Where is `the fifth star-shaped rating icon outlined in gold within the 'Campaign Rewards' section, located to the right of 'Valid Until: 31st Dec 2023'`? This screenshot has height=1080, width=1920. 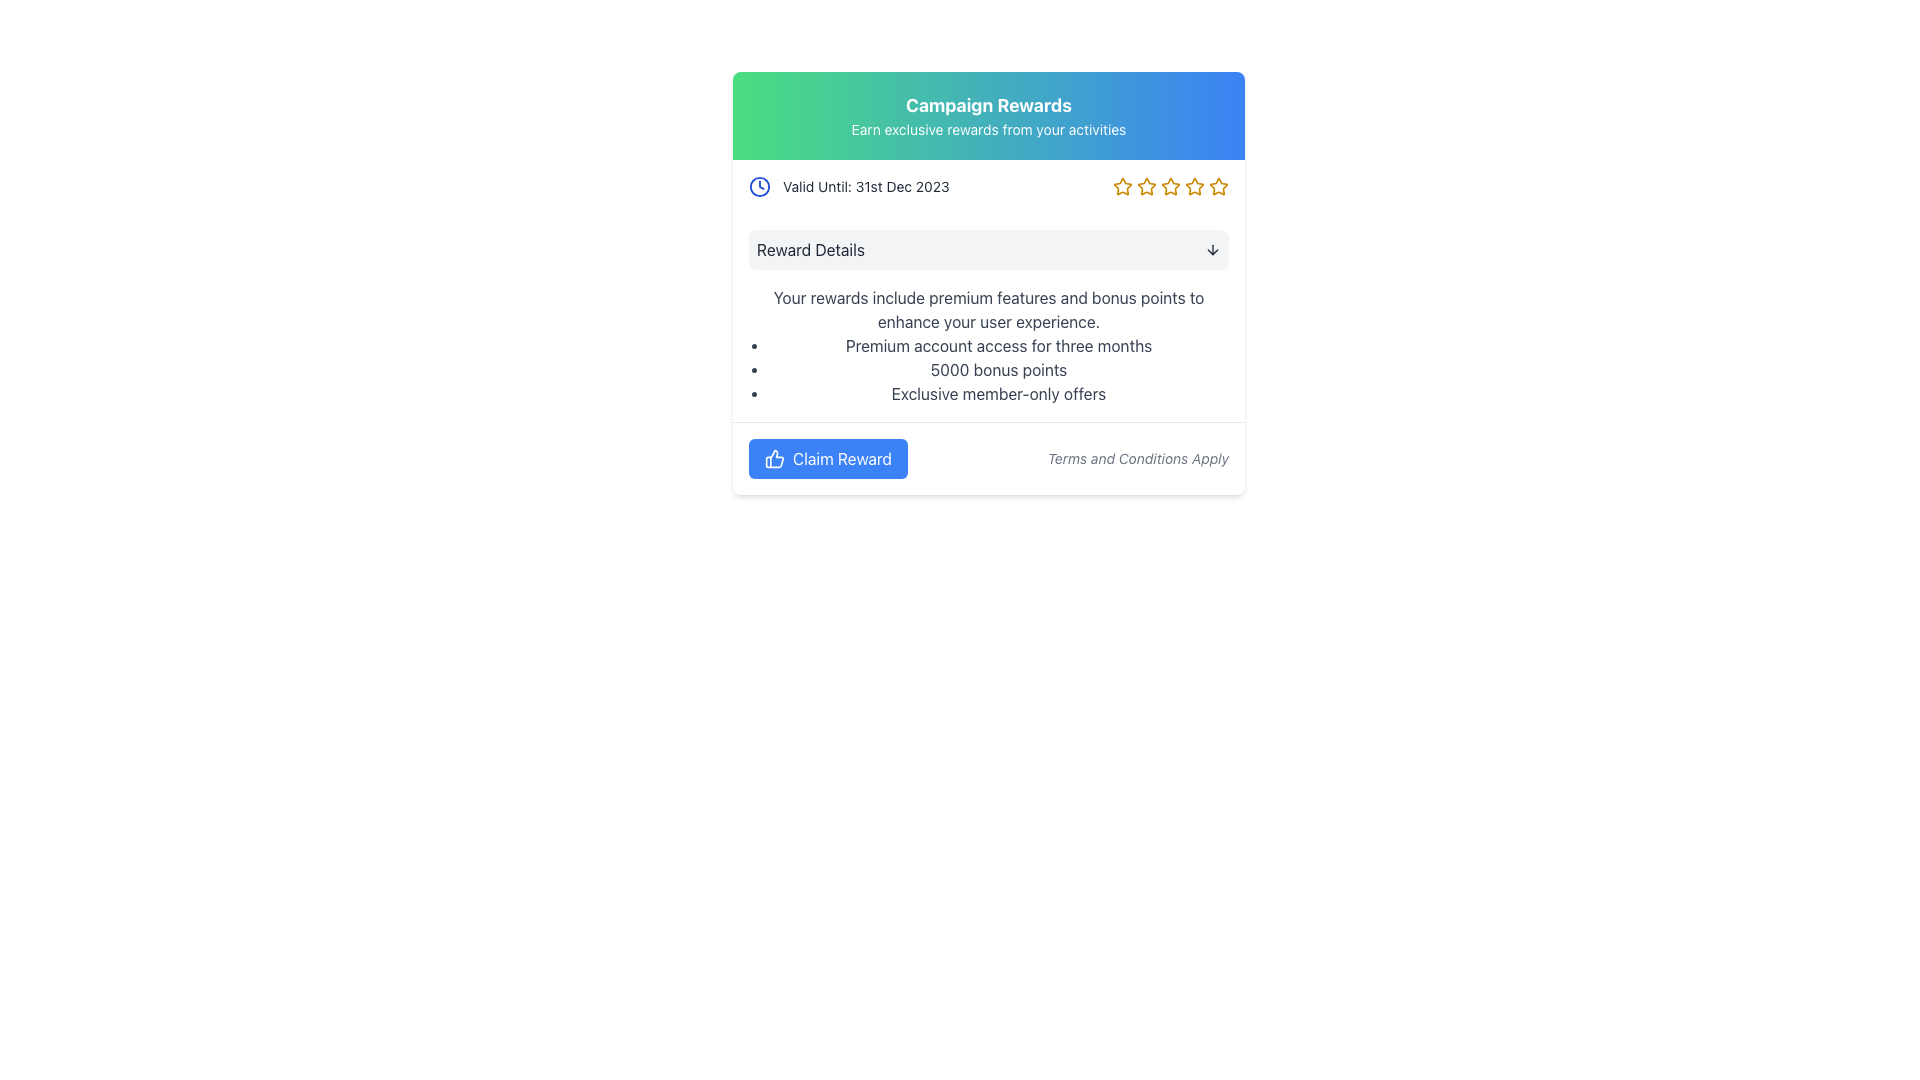
the fifth star-shaped rating icon outlined in gold within the 'Campaign Rewards' section, located to the right of 'Valid Until: 31st Dec 2023' is located at coordinates (1195, 186).